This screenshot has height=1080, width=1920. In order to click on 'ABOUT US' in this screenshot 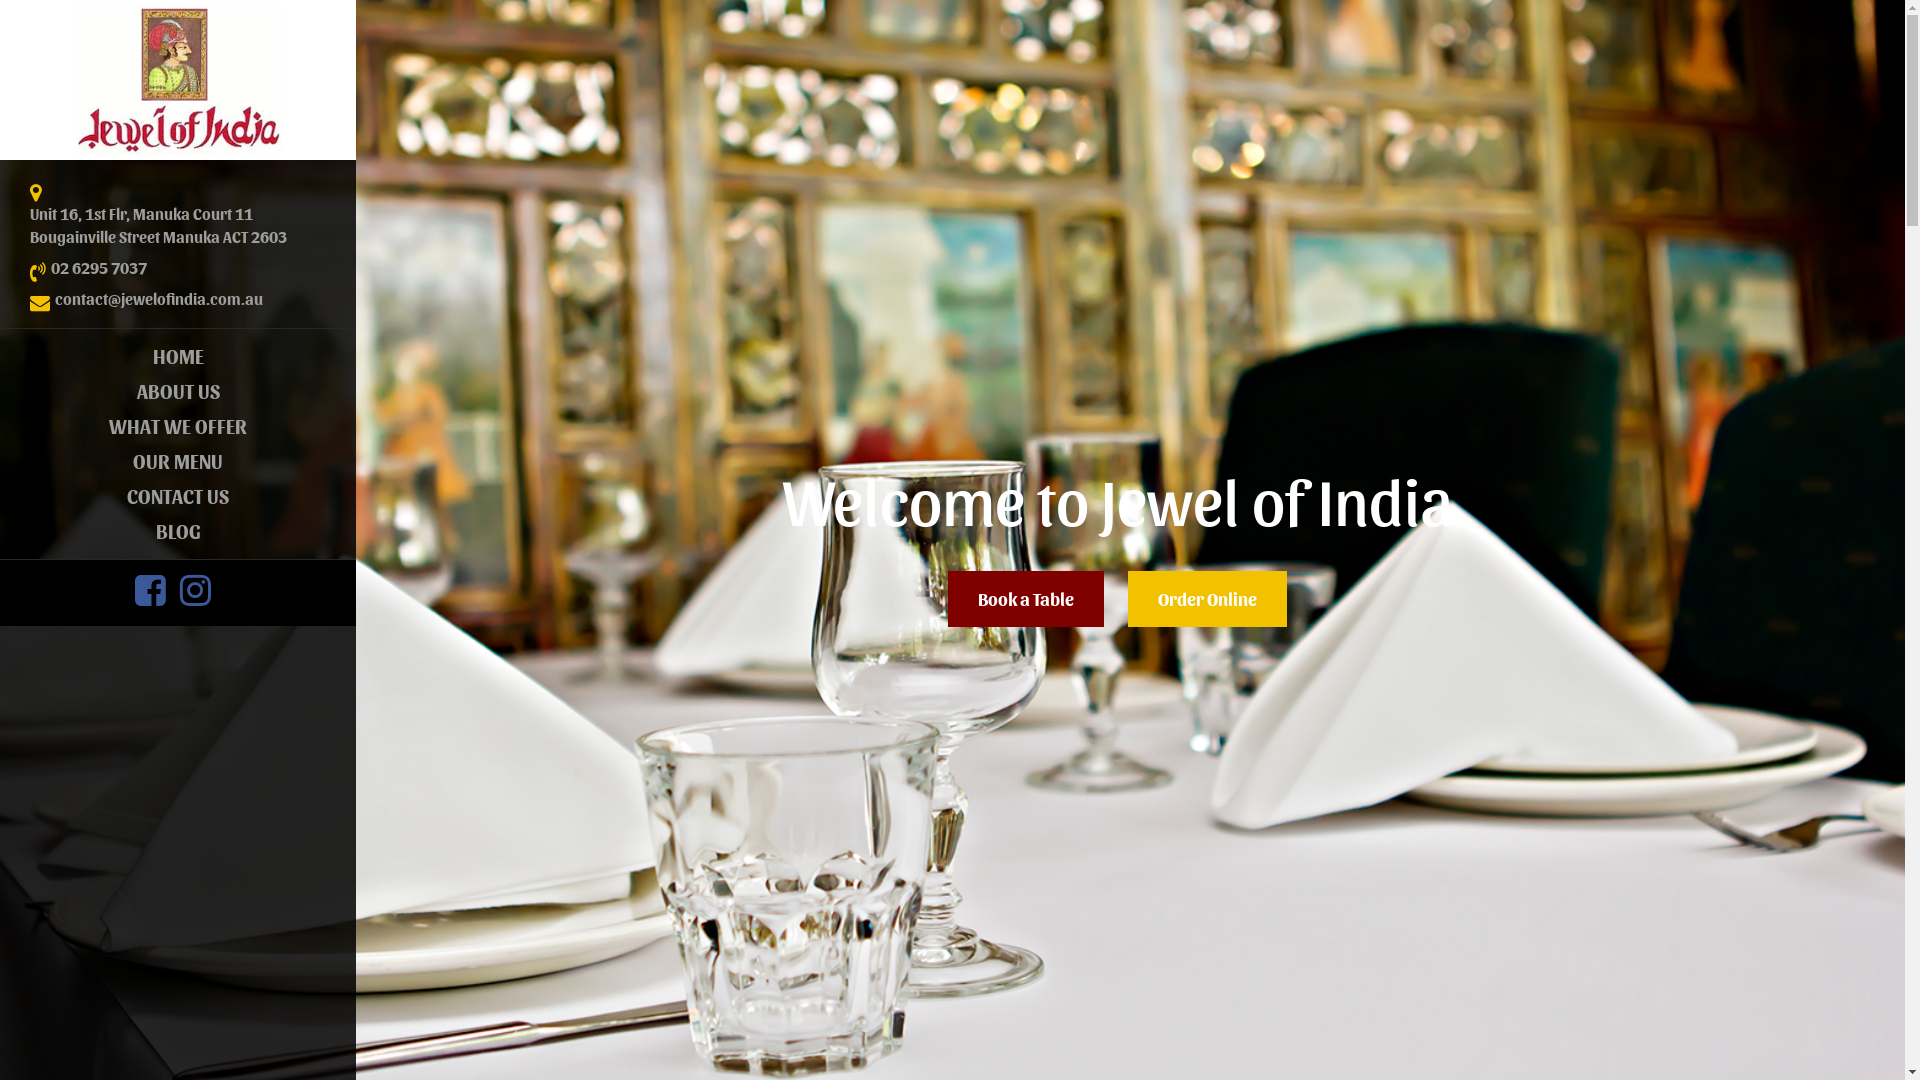, I will do `click(177, 391)`.